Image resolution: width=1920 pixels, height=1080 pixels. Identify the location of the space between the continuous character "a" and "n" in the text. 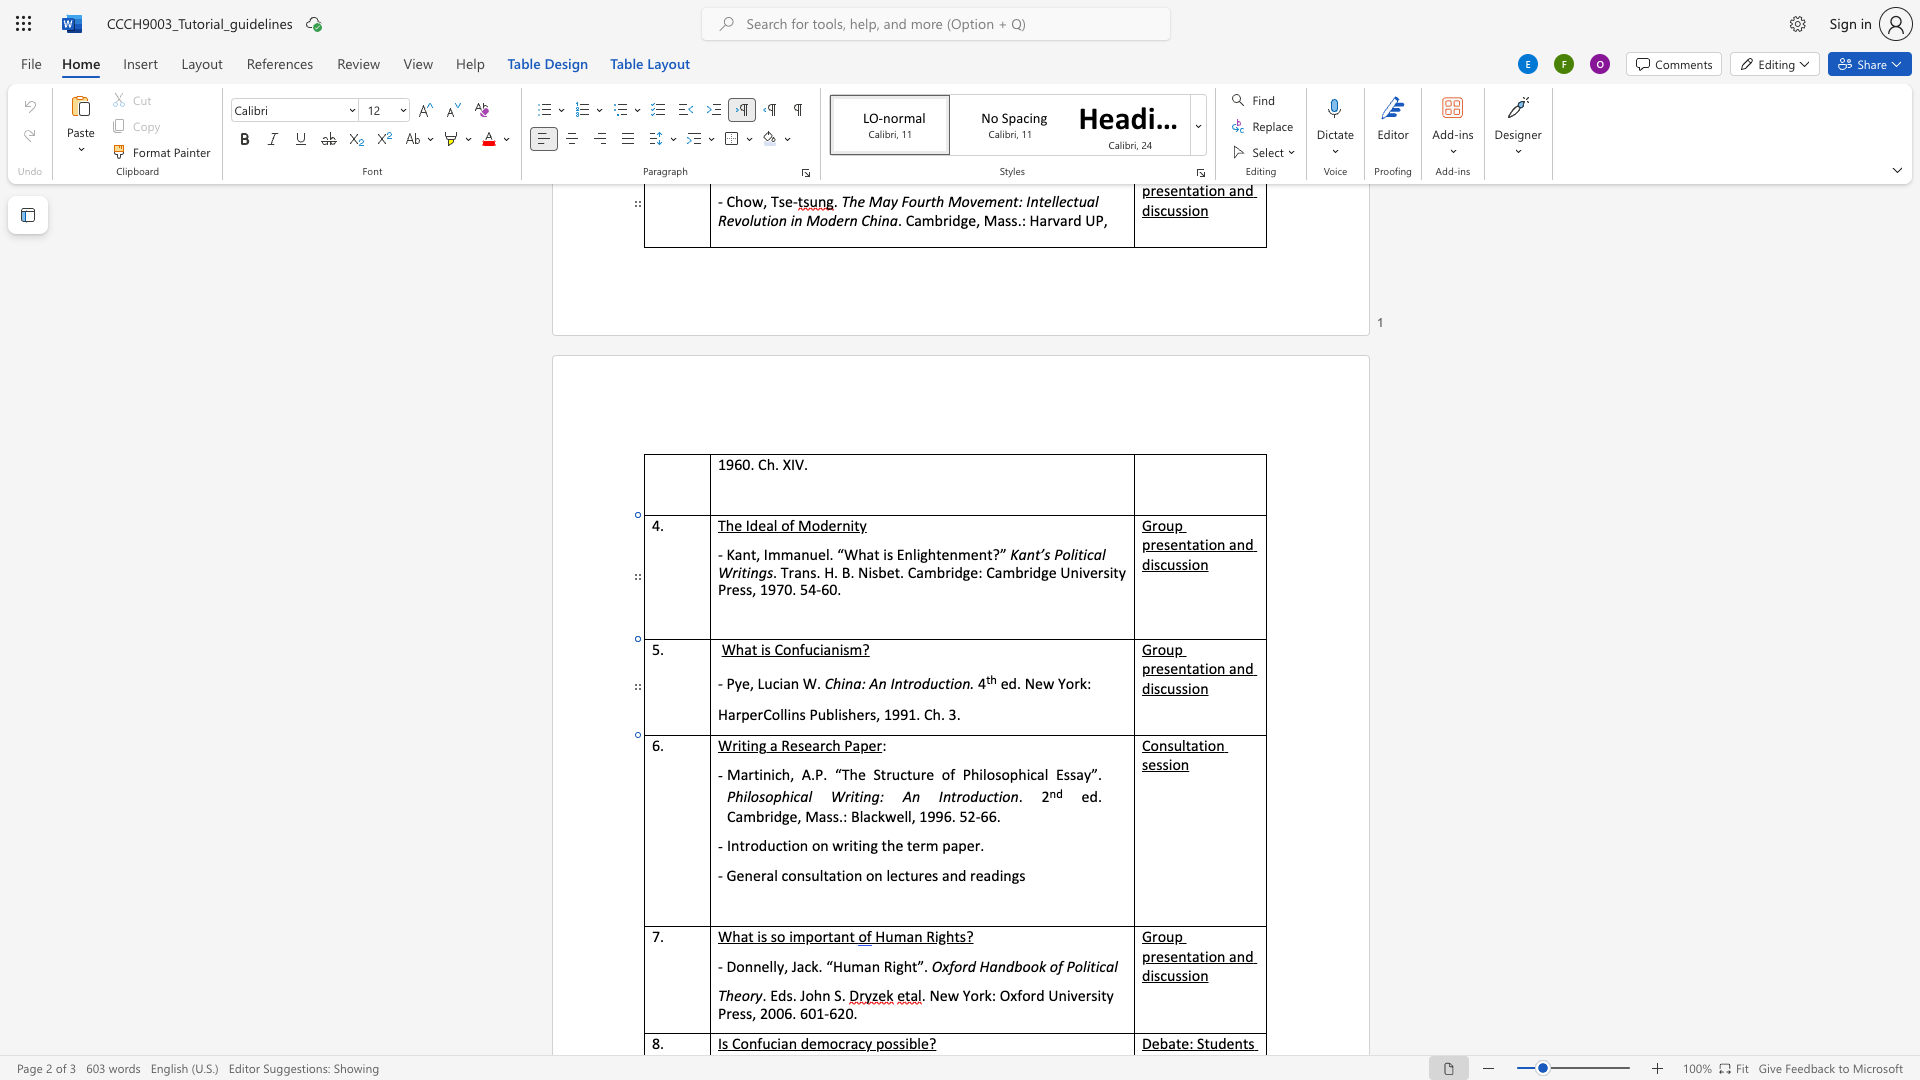
(1235, 668).